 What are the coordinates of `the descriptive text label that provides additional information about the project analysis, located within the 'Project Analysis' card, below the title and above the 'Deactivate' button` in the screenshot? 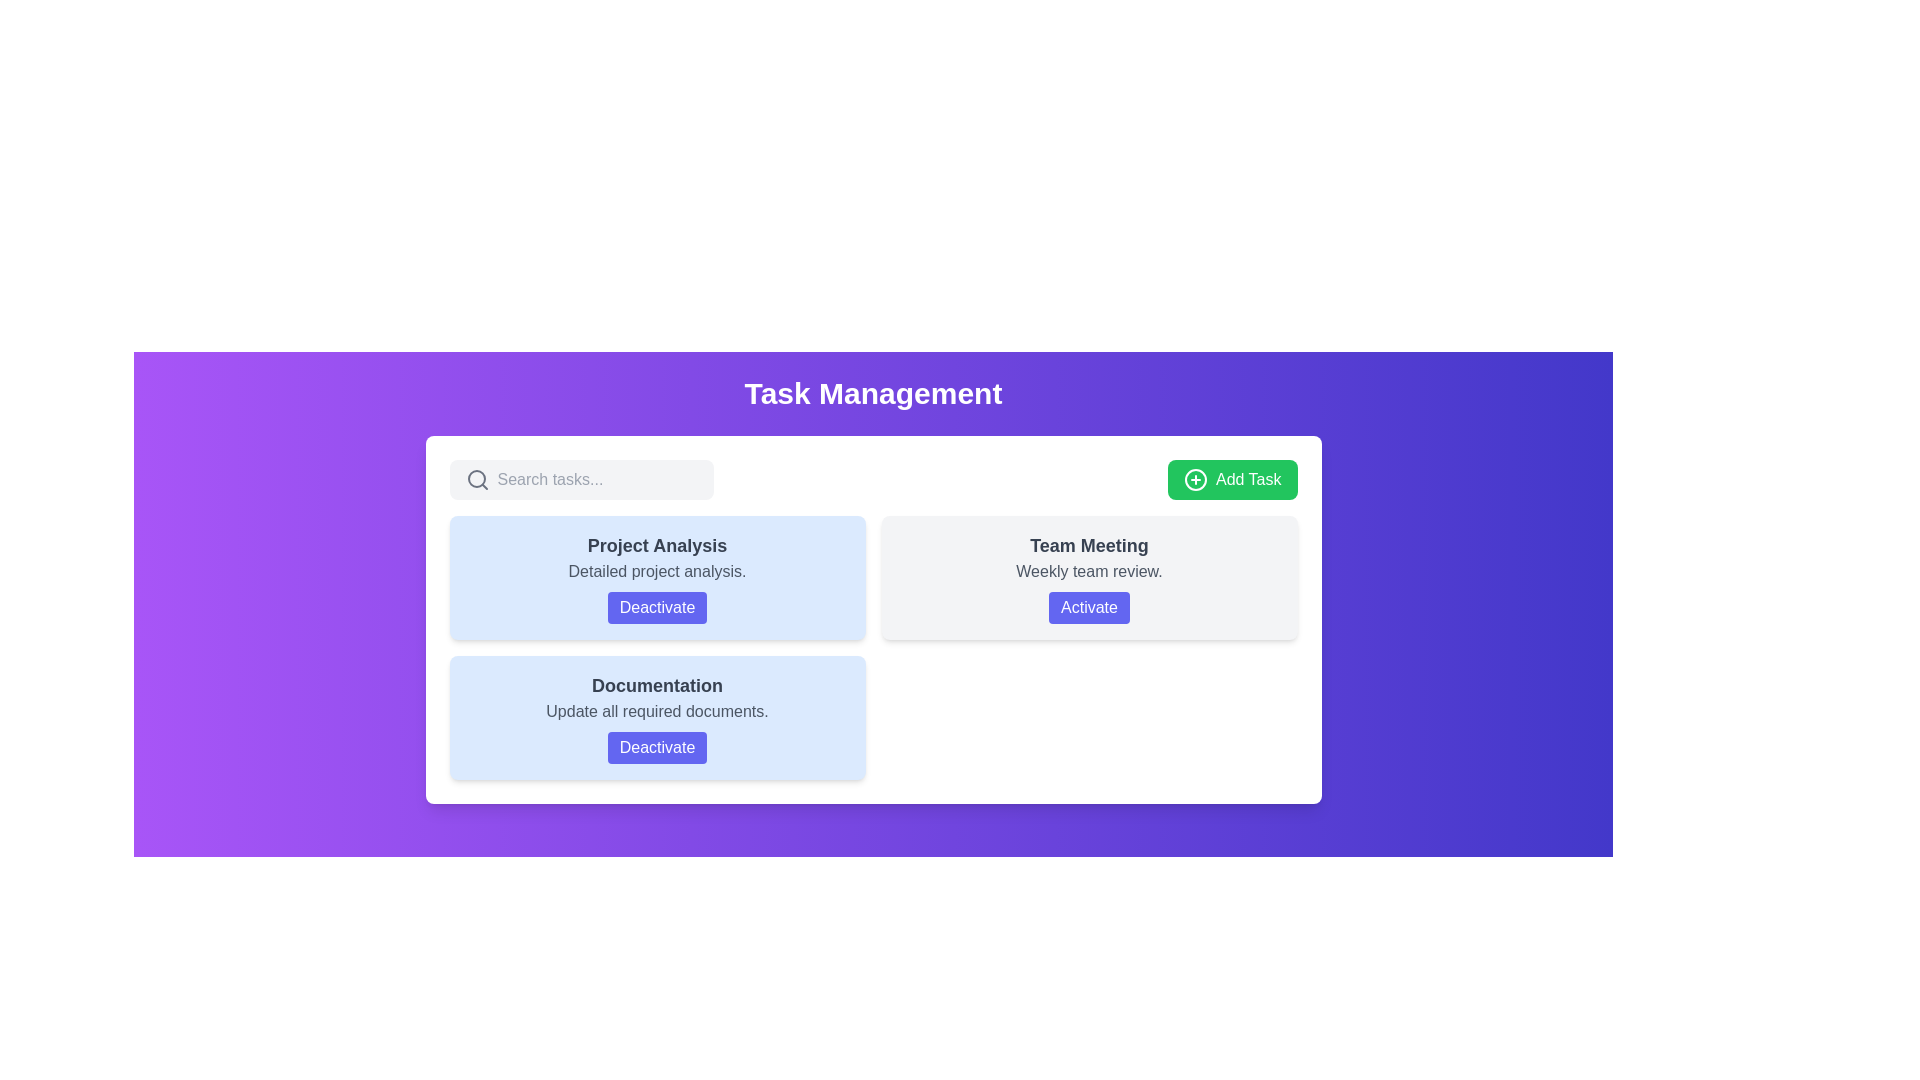 It's located at (657, 571).